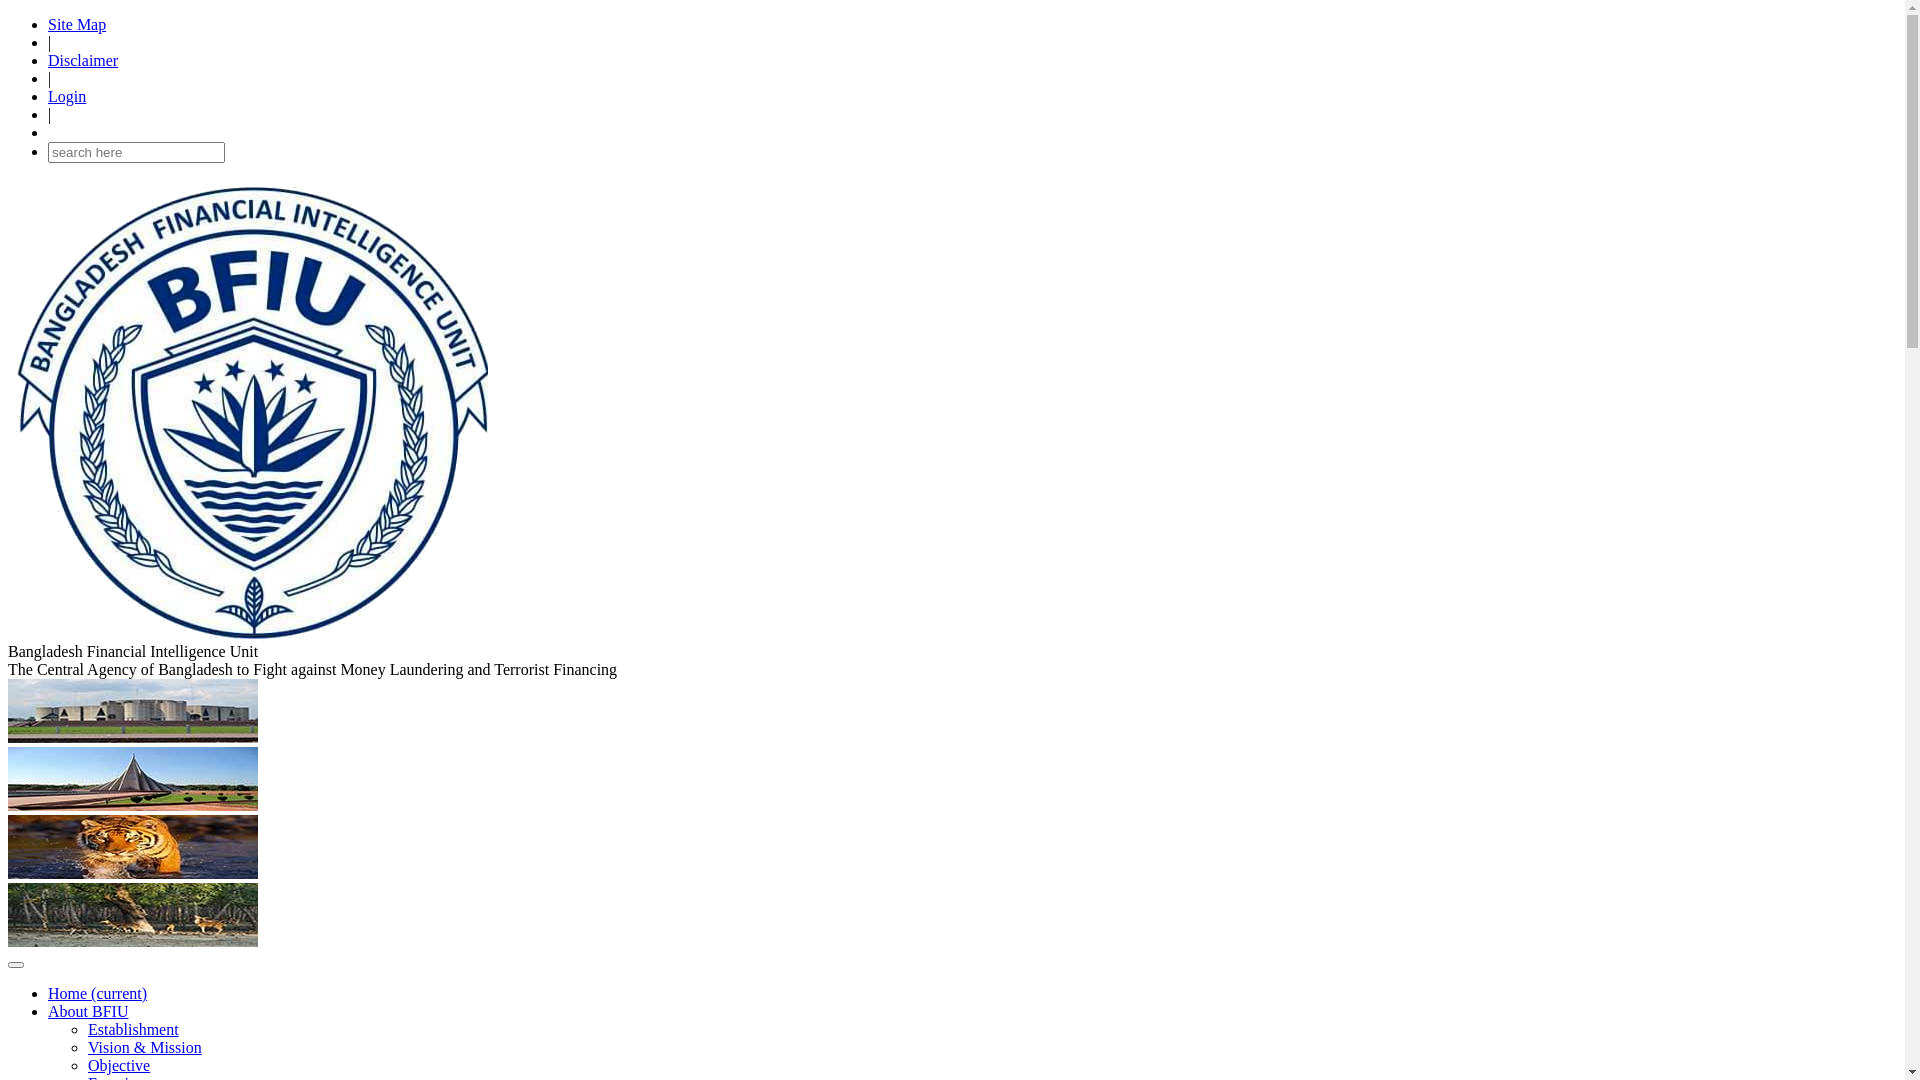 The width and height of the screenshot is (1920, 1080). Describe the element at coordinates (67, 96) in the screenshot. I see `'Login'` at that location.